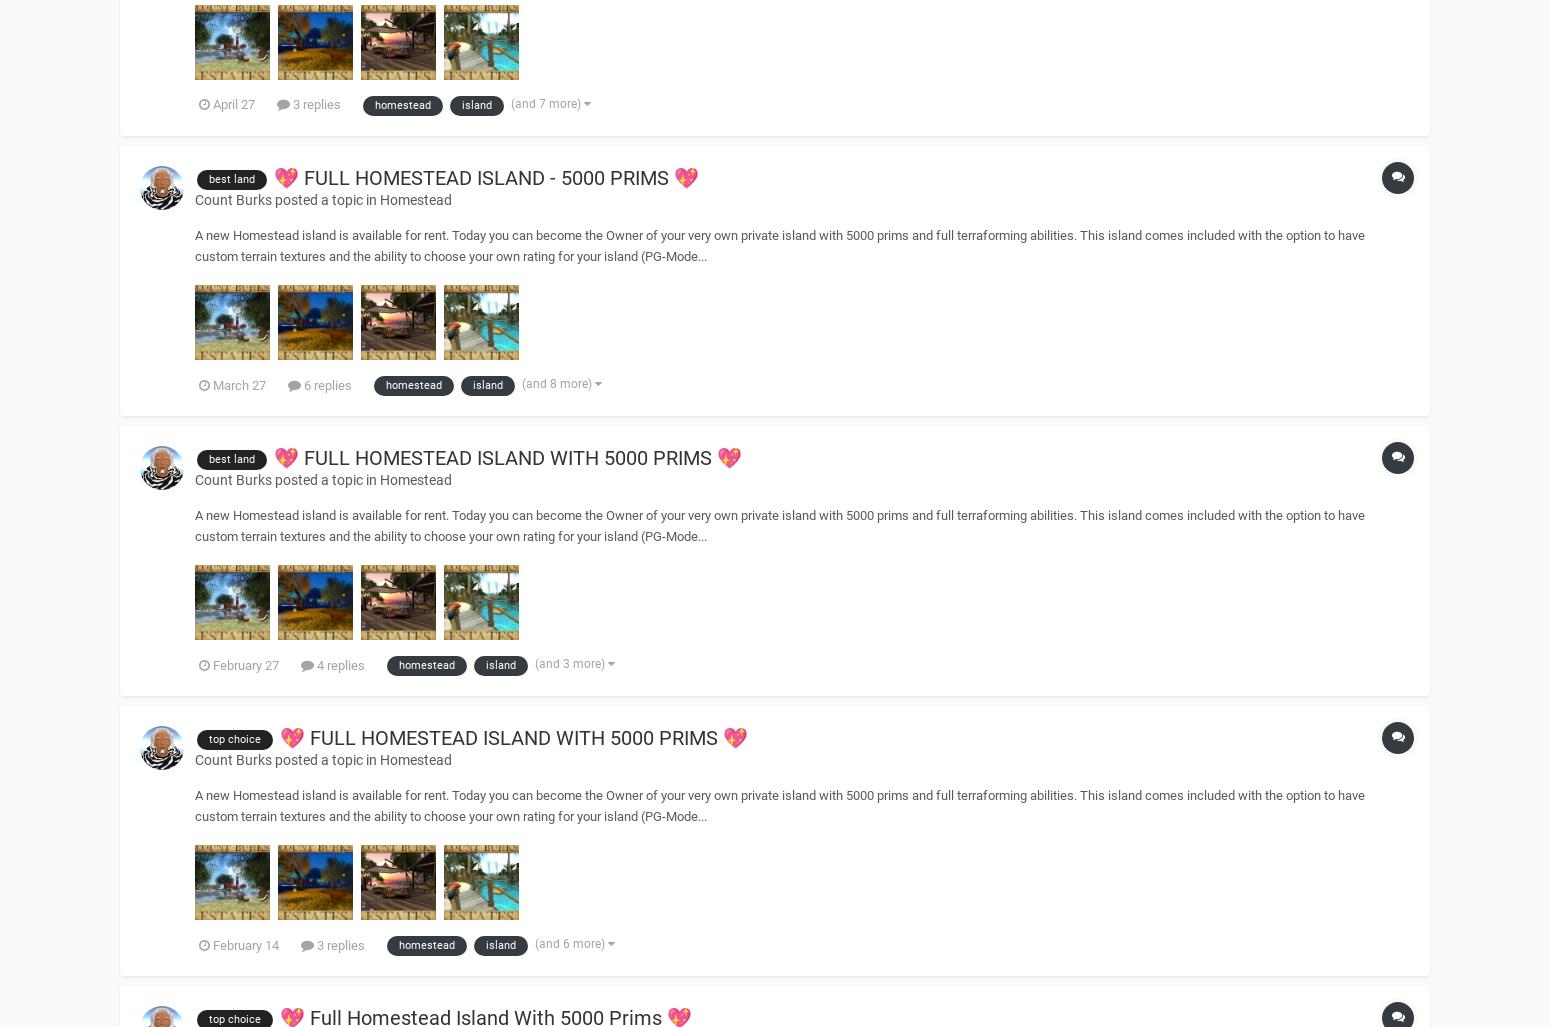 This screenshot has height=1027, width=1550. I want to click on '💖 FULL HOMESTEAD ISLAND - 5000 PRIMS 💖', so click(485, 175).